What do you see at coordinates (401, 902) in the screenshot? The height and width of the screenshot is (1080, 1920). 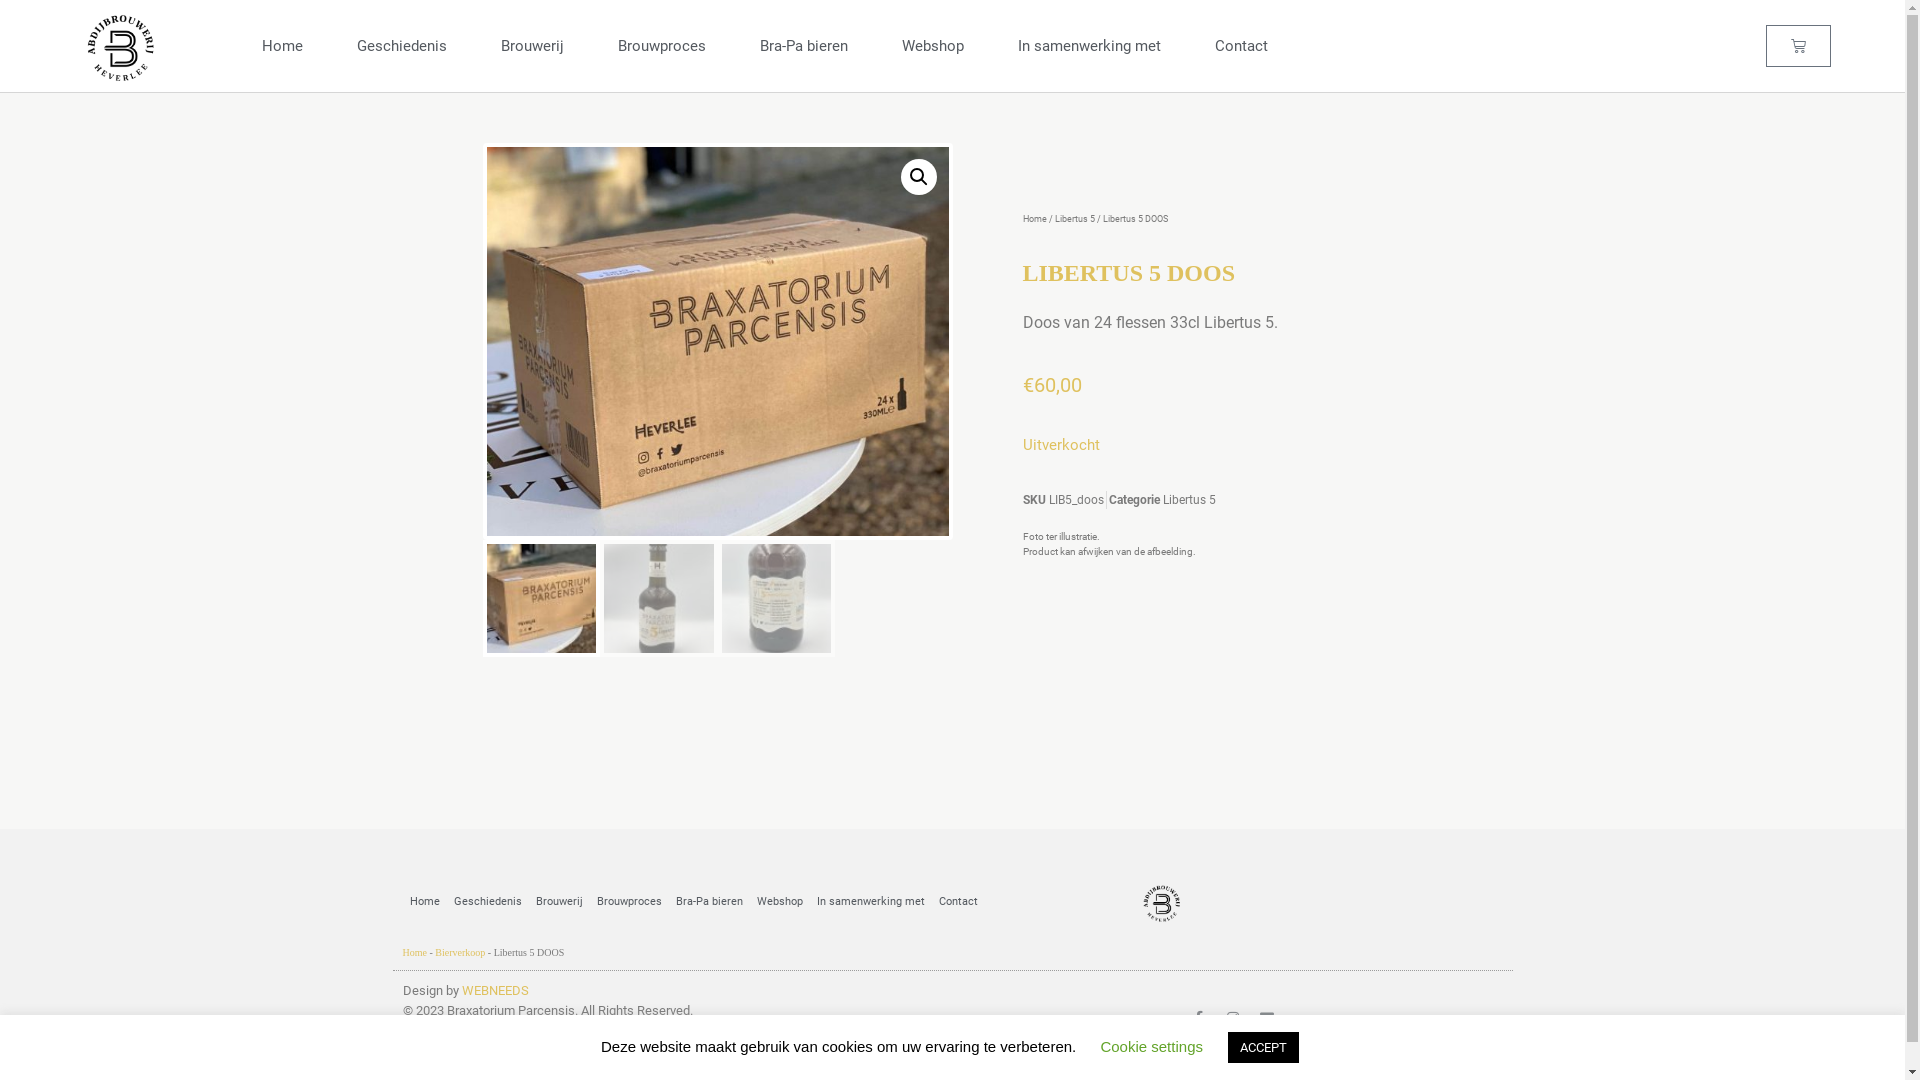 I see `'Home'` at bounding box center [401, 902].